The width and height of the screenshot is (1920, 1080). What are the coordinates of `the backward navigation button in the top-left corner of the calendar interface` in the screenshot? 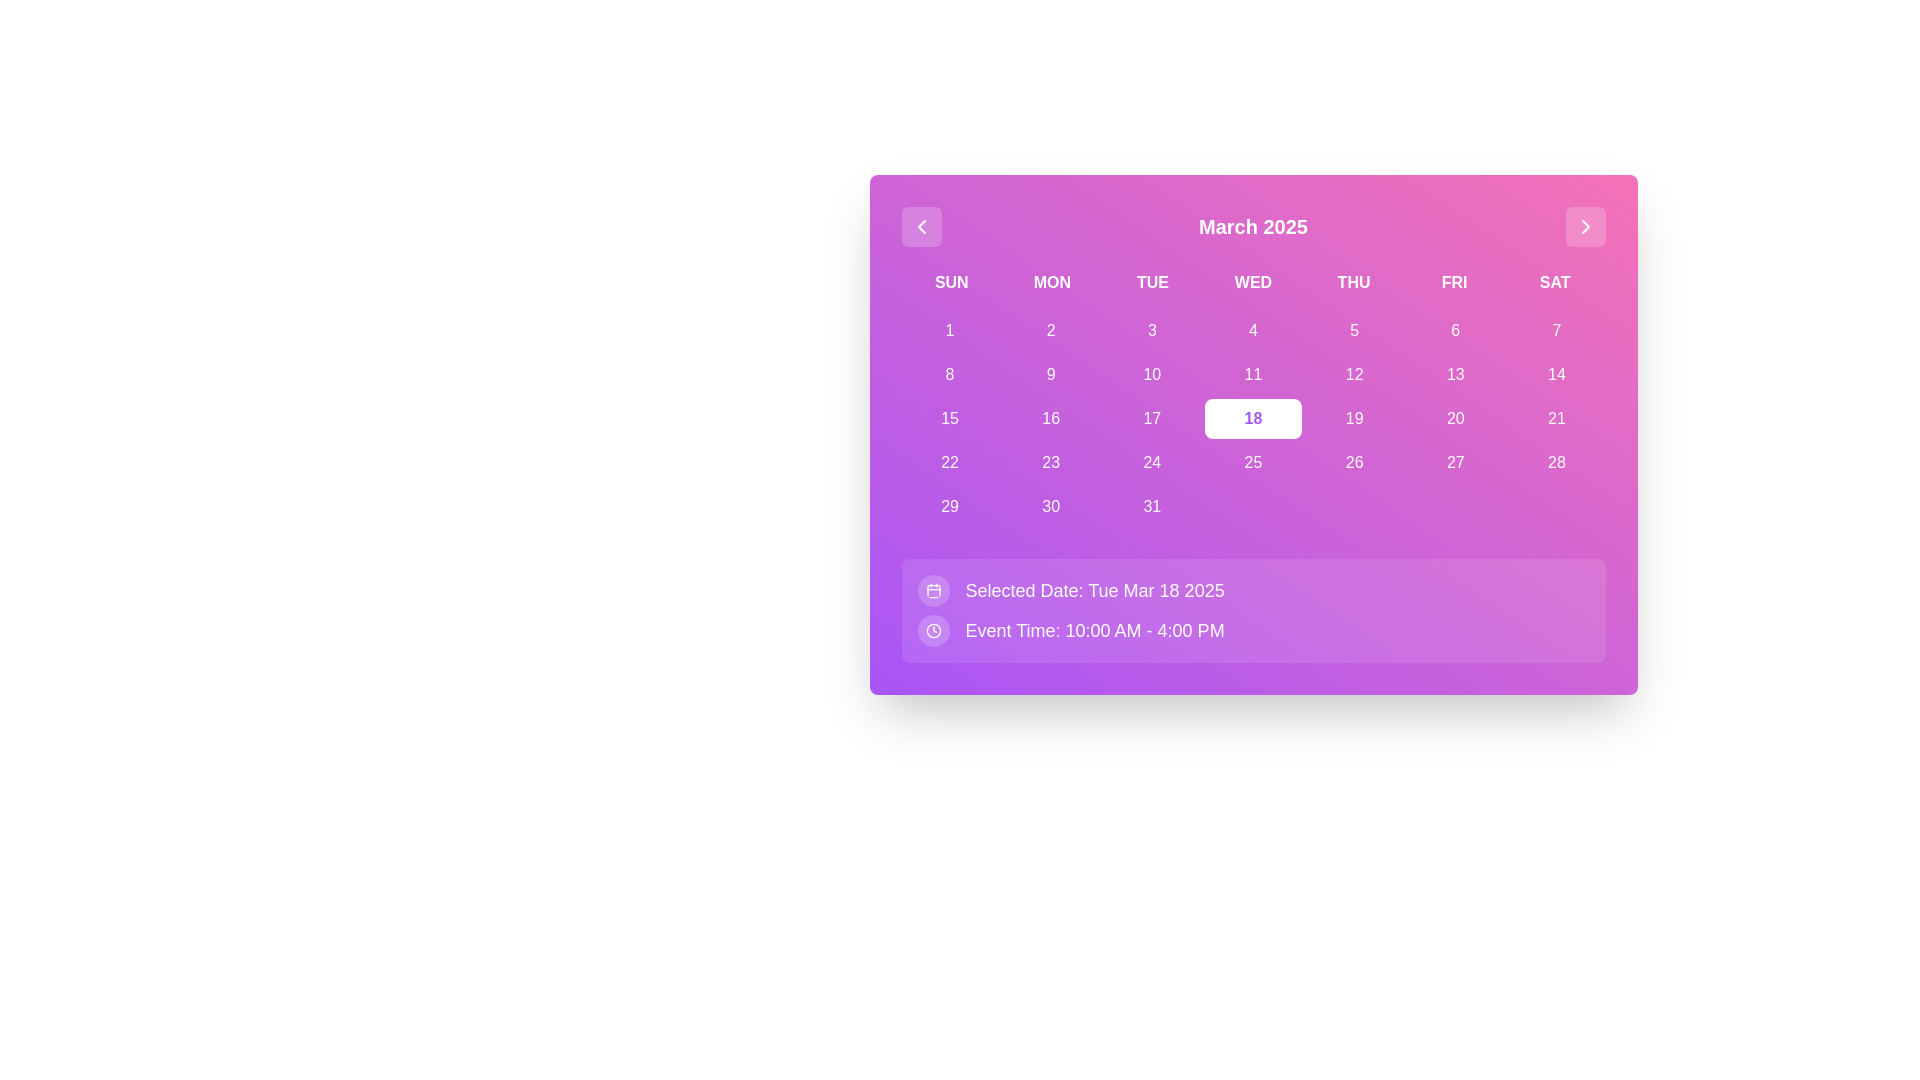 It's located at (920, 226).